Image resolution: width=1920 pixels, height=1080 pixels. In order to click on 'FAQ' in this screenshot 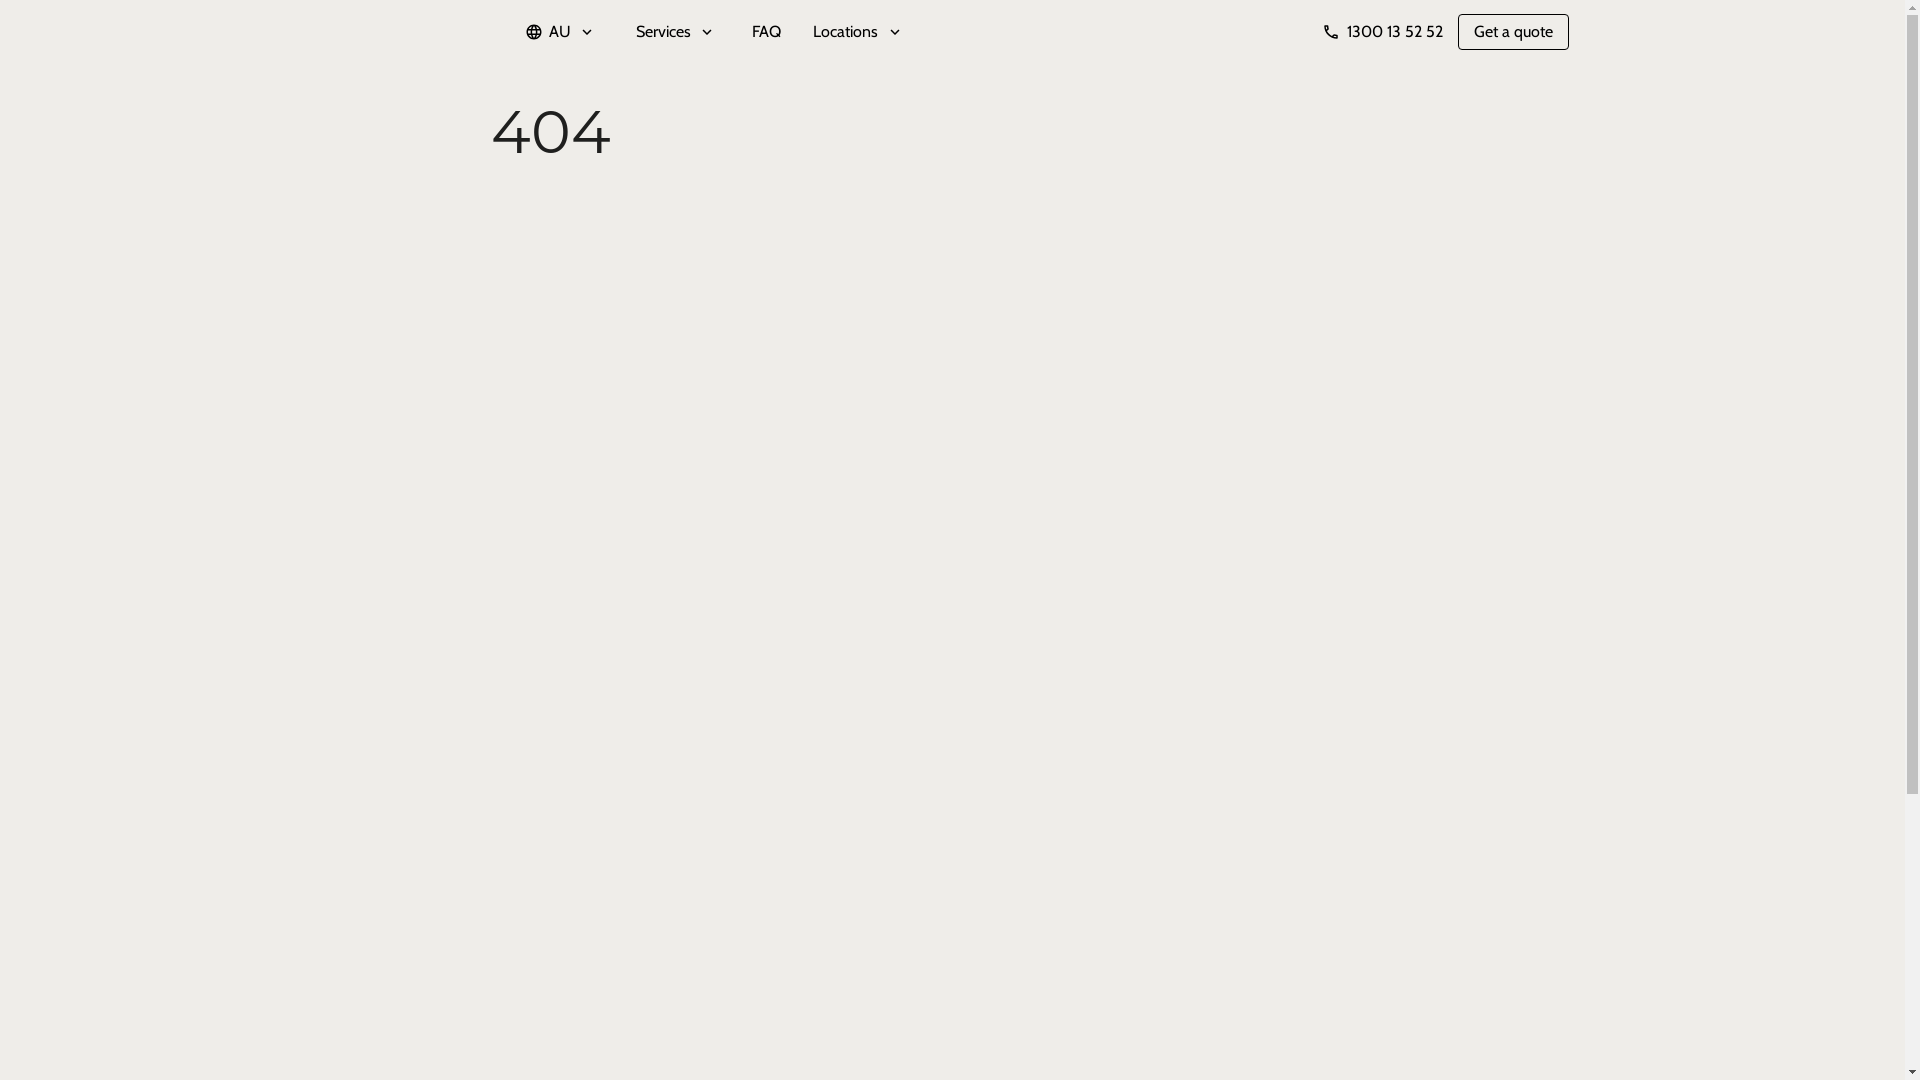, I will do `click(765, 31)`.